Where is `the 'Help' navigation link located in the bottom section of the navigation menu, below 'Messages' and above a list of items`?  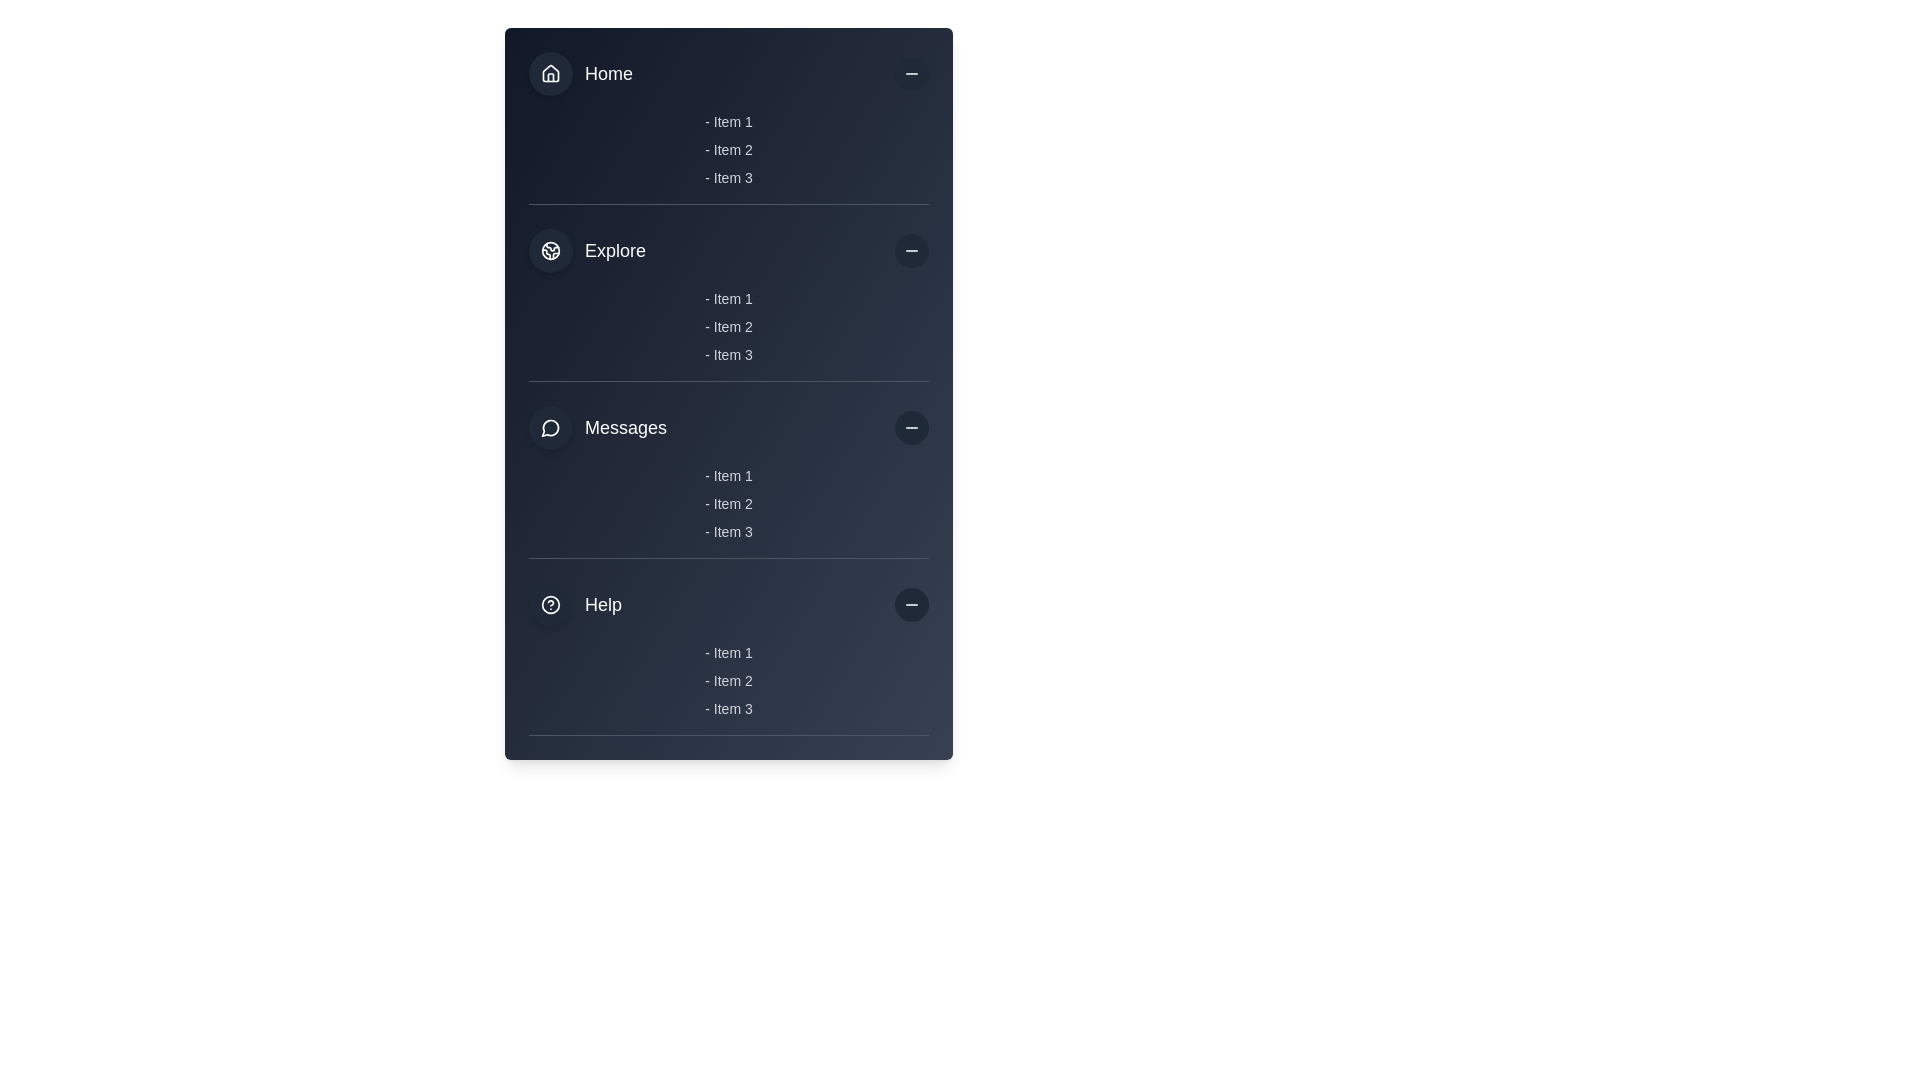 the 'Help' navigation link located in the bottom section of the navigation menu, below 'Messages' and above a list of items is located at coordinates (574, 604).